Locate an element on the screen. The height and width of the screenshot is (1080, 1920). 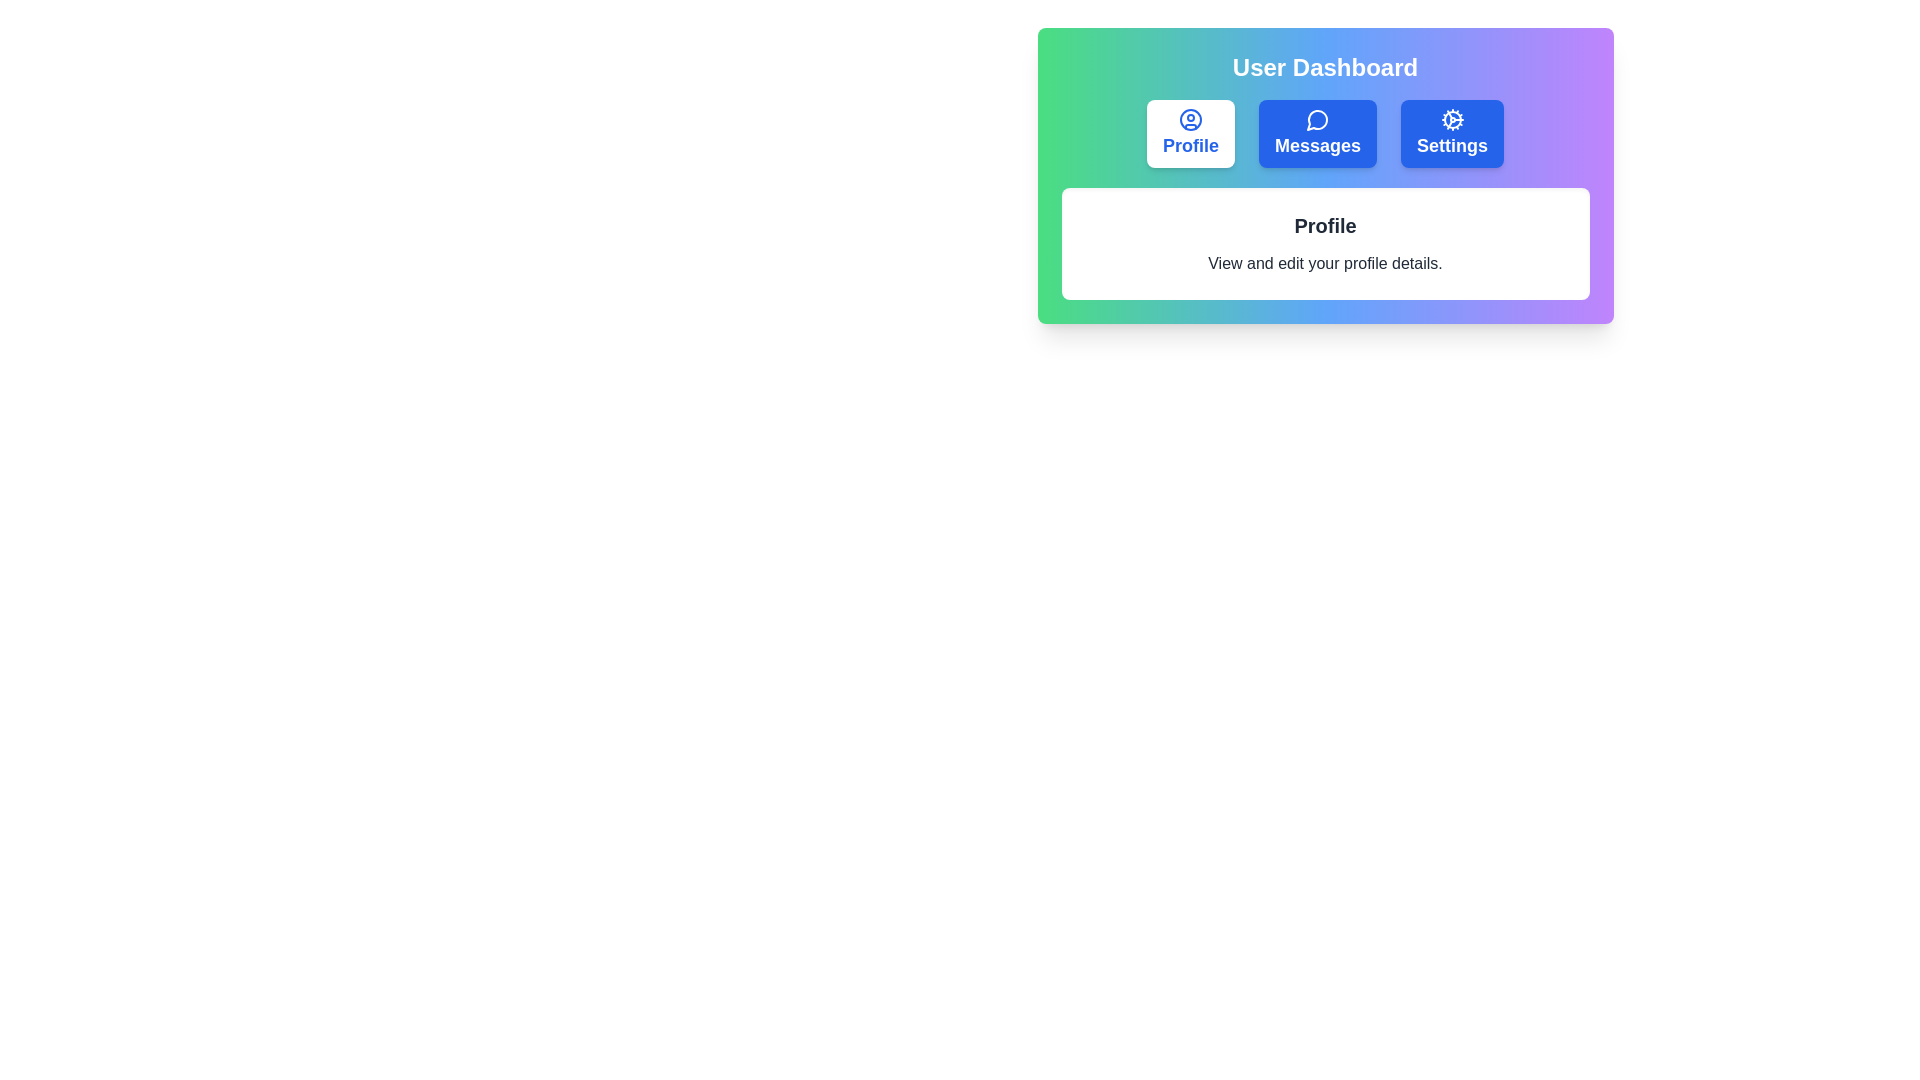
the 'Profile' label, which is styled in bold blue text on a white background, located below the user profile icon in the top-left corner of the dashboard card is located at coordinates (1190, 145).